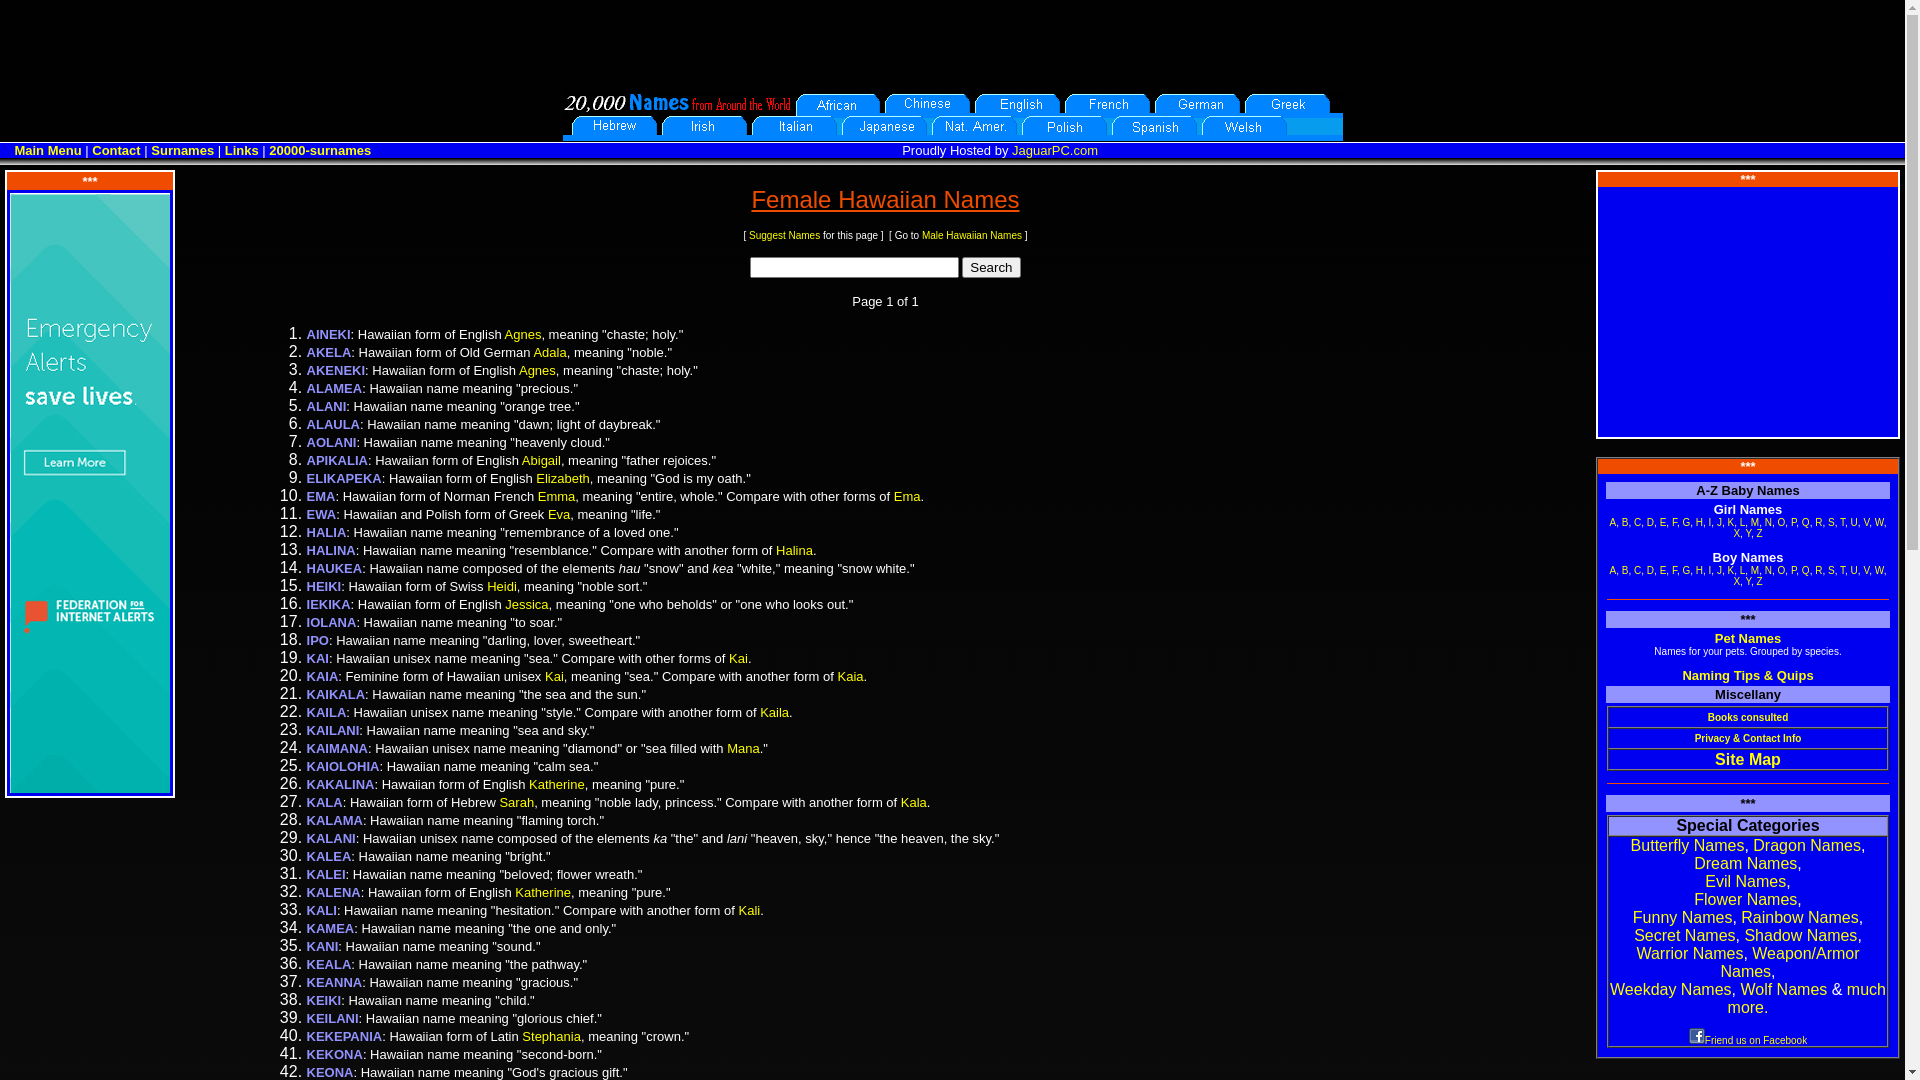  What do you see at coordinates (1805, 521) in the screenshot?
I see `'Q'` at bounding box center [1805, 521].